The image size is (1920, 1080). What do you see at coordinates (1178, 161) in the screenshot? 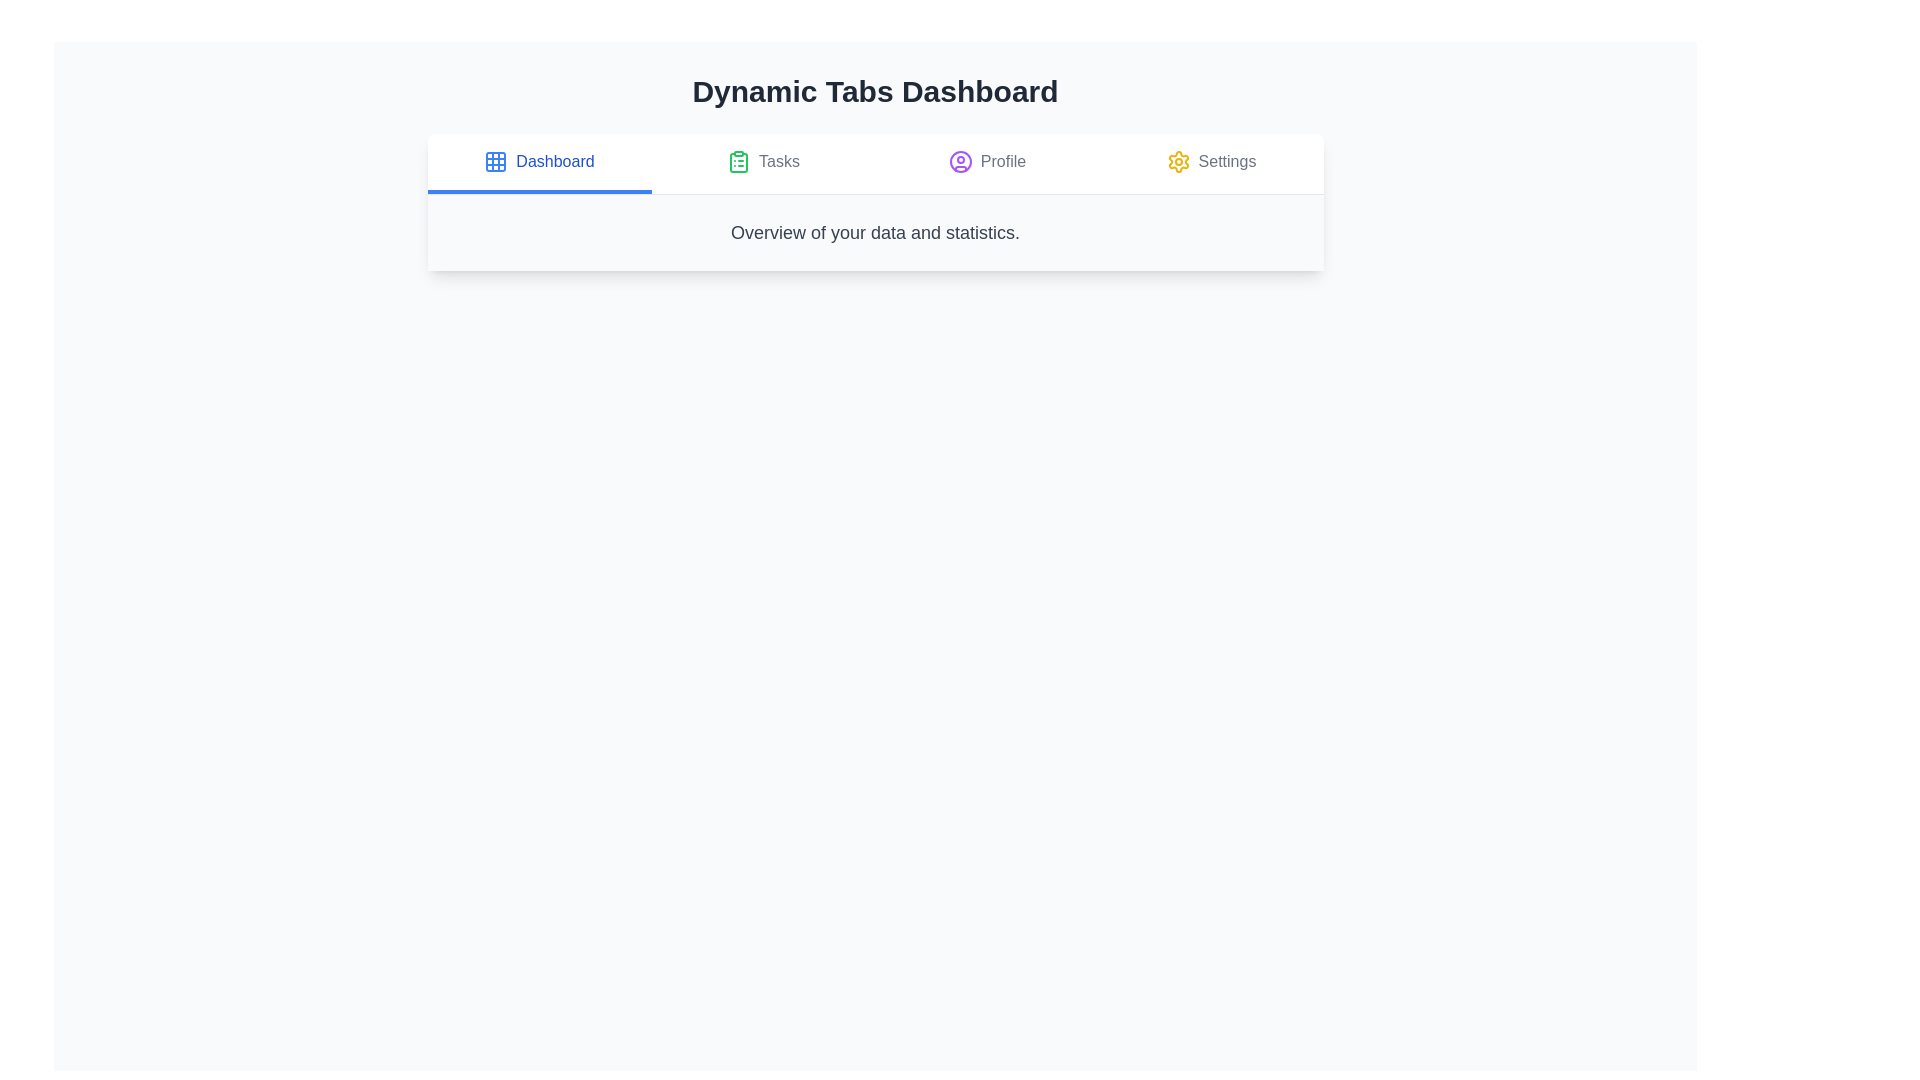
I see `the yellow cogwheel settings icon located in the top right section of the tabbed navigation bar` at bounding box center [1178, 161].